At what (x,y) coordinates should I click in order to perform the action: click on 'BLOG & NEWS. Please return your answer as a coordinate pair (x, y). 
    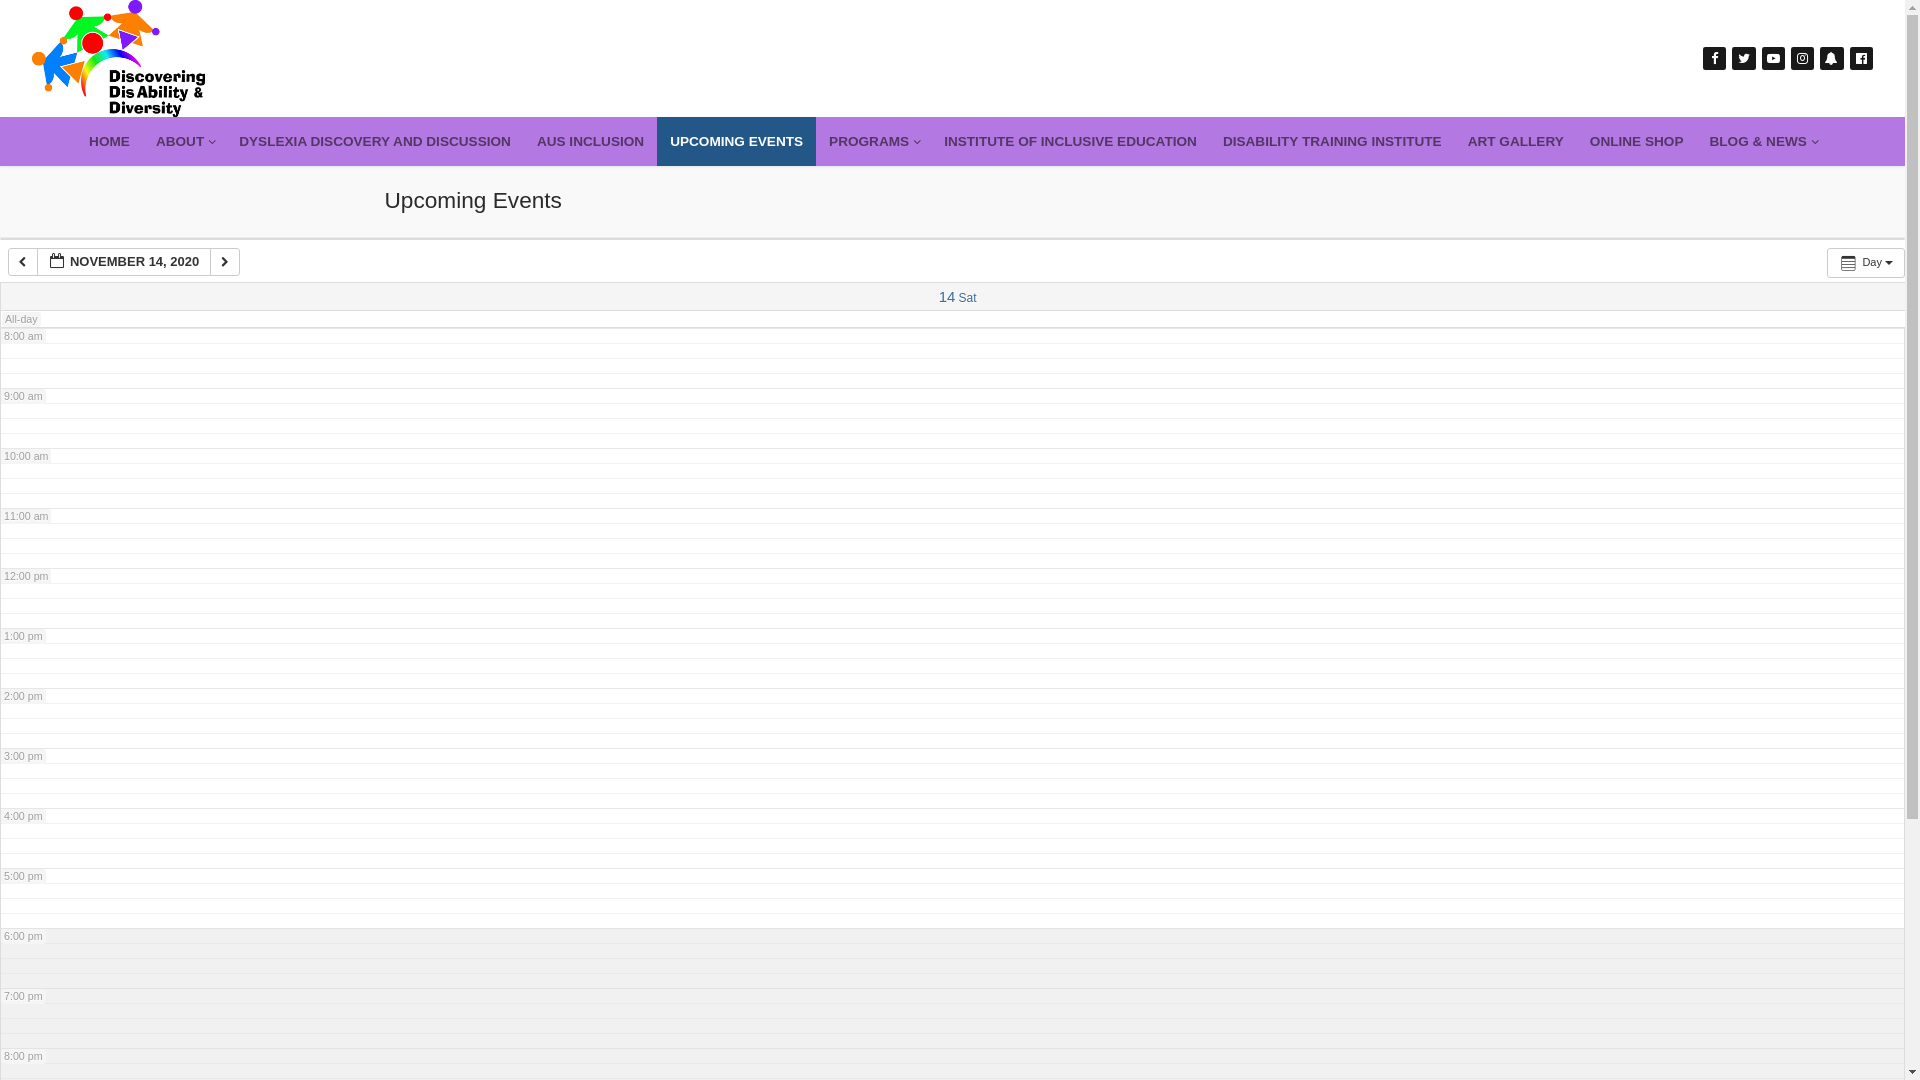
    Looking at the image, I should click on (1761, 140).